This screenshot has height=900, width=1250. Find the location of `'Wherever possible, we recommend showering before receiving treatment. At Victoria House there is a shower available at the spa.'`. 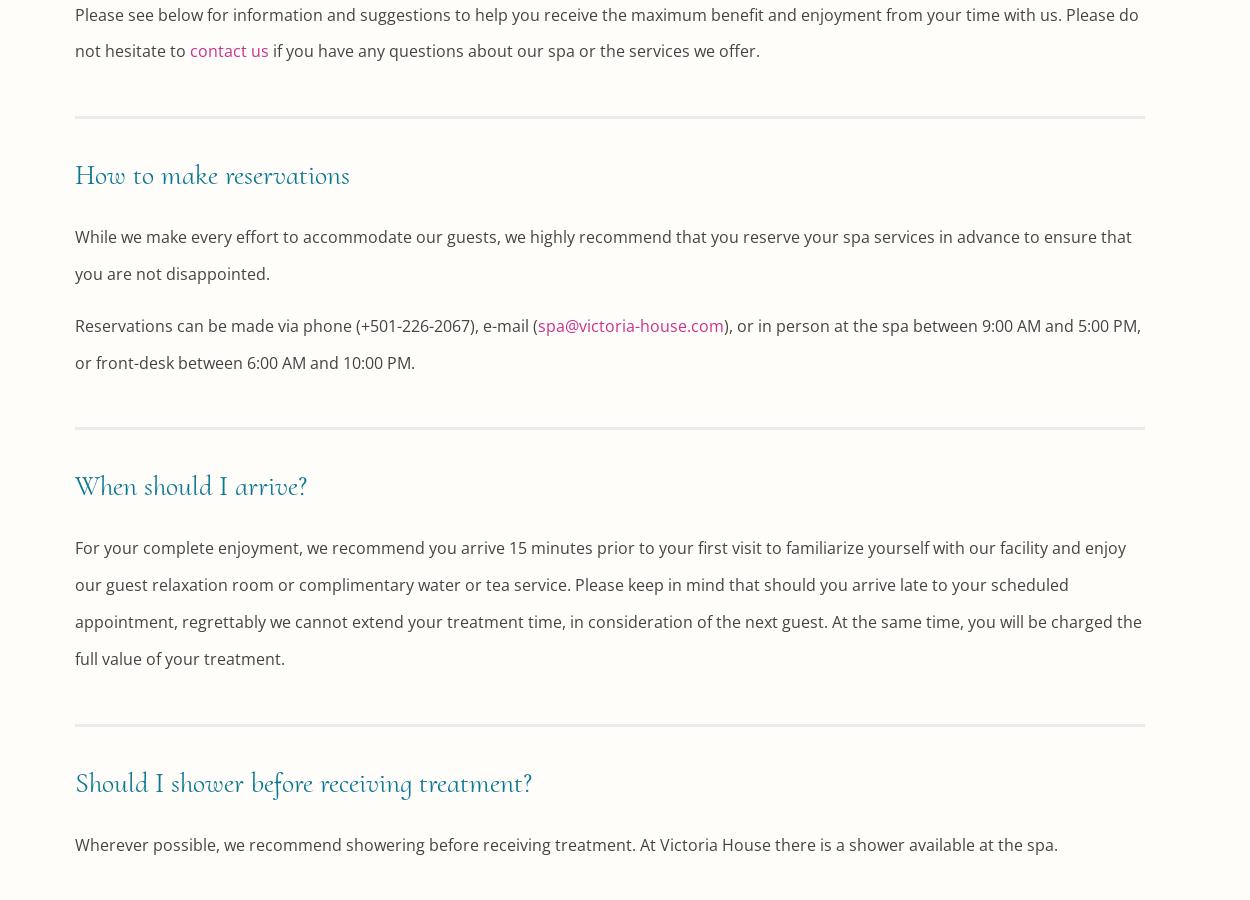

'Wherever possible, we recommend showering before receiving treatment. At Victoria House there is a shower available at the spa.' is located at coordinates (565, 844).